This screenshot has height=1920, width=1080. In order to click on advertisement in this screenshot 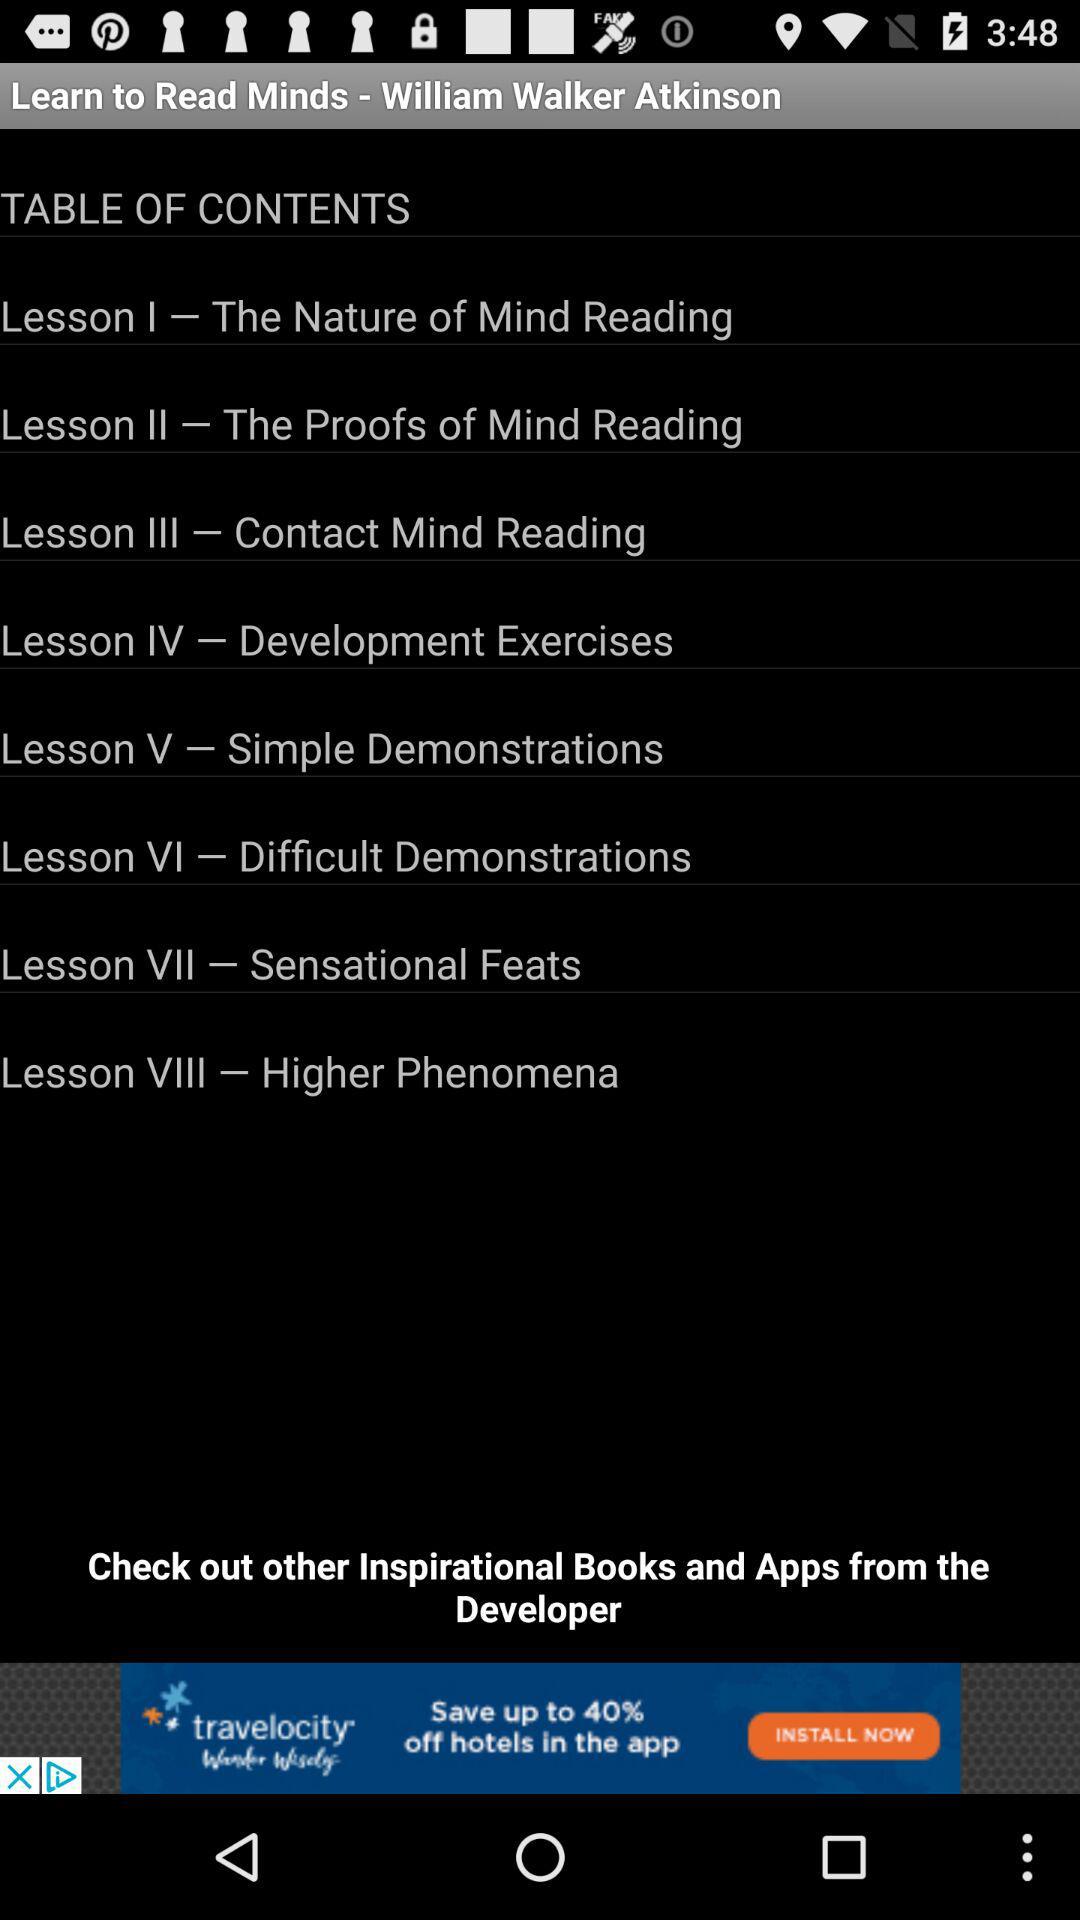, I will do `click(540, 1727)`.